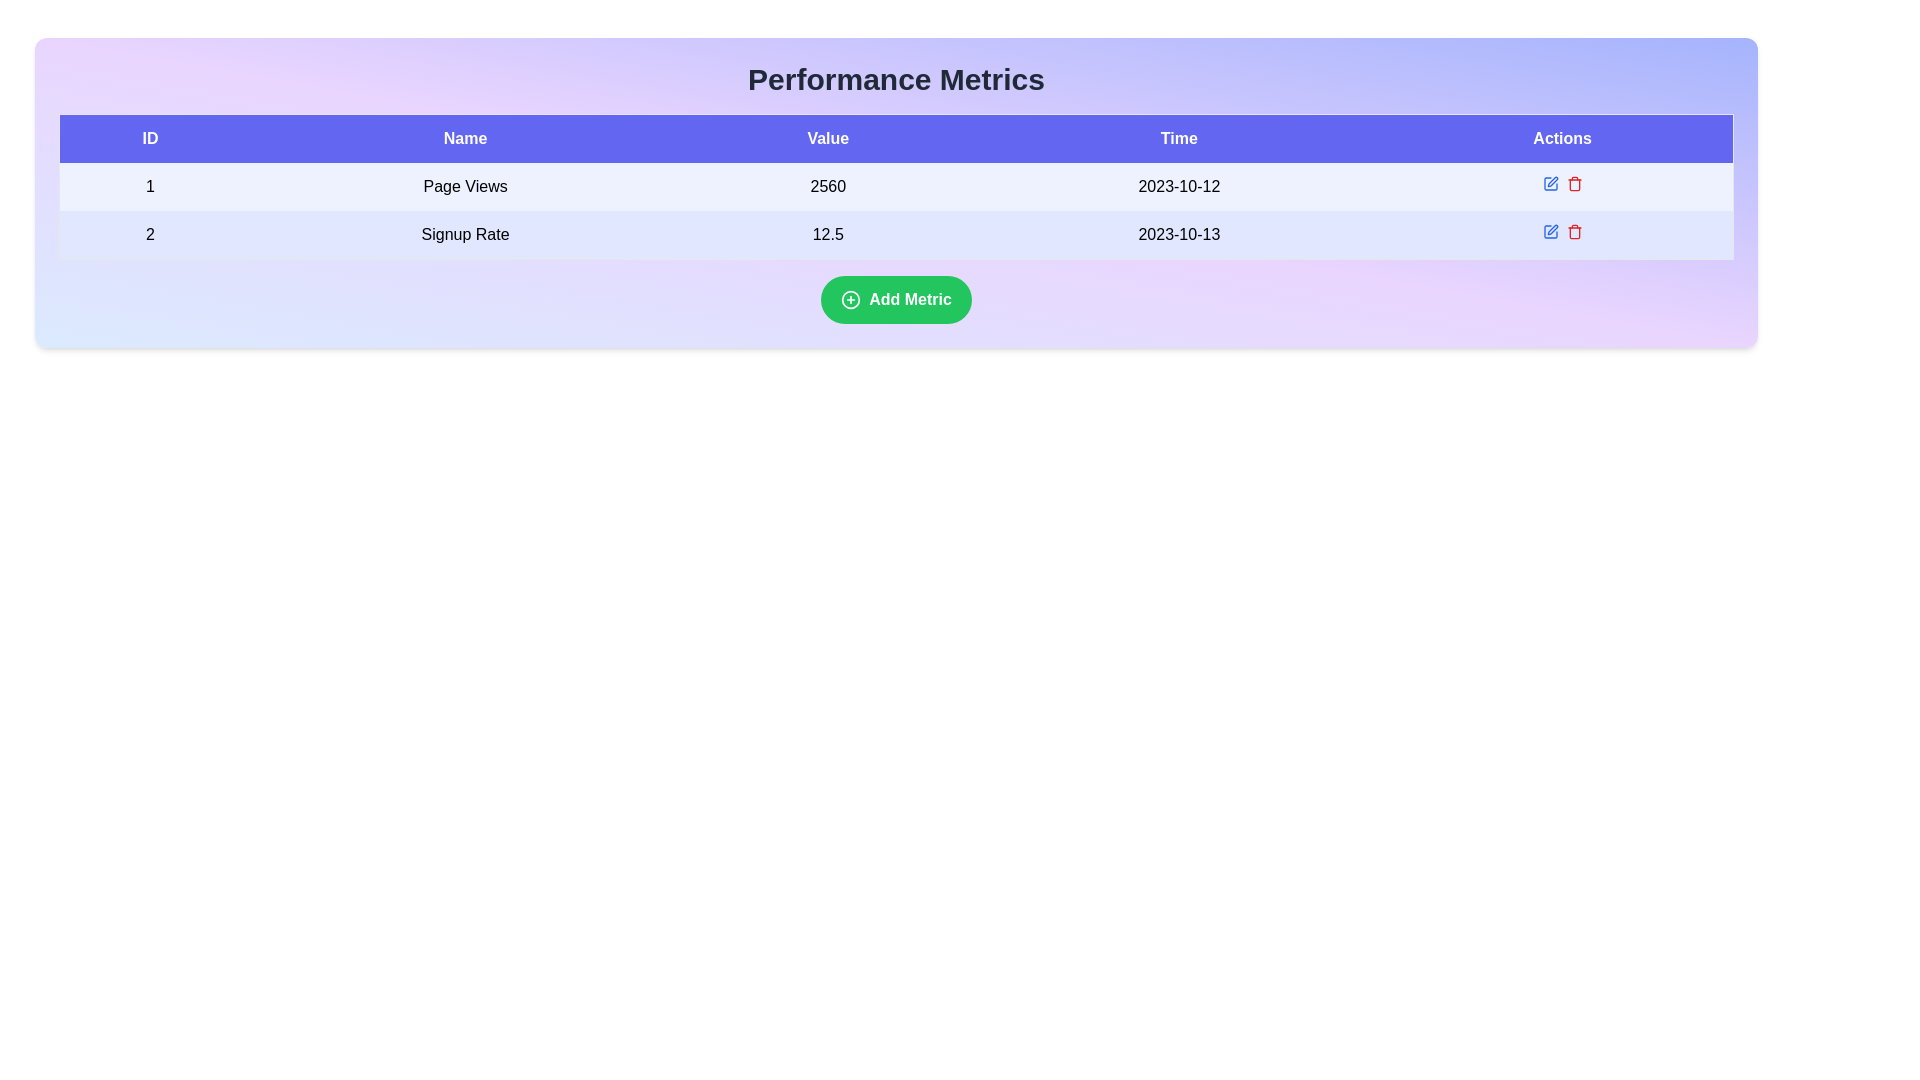 This screenshot has height=1080, width=1920. Describe the element at coordinates (1549, 230) in the screenshot. I see `the square pen icon located in the 'Actions' column of the second row of the 'Performance Metrics' table` at that location.